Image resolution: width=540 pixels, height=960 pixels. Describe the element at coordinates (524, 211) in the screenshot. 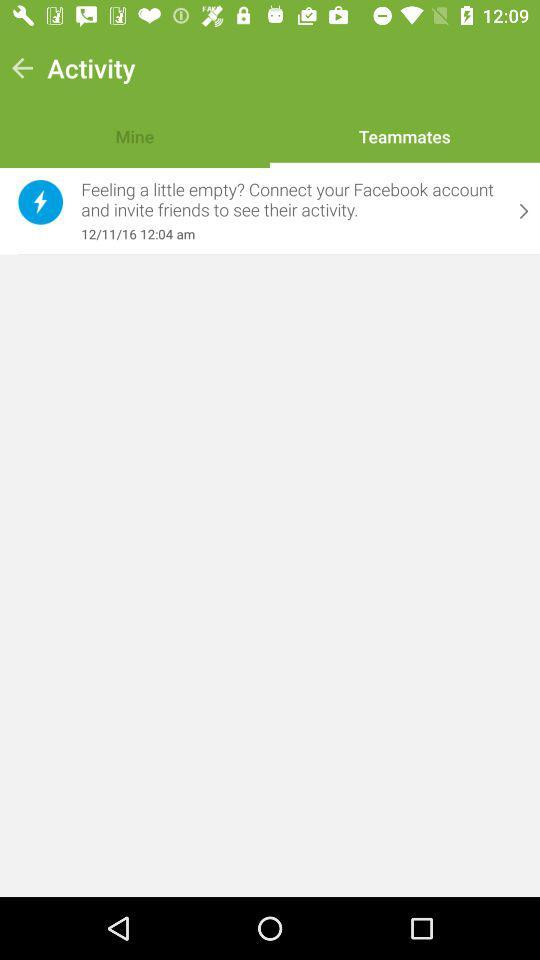

I see `the item to the right of the feeling a little item` at that location.